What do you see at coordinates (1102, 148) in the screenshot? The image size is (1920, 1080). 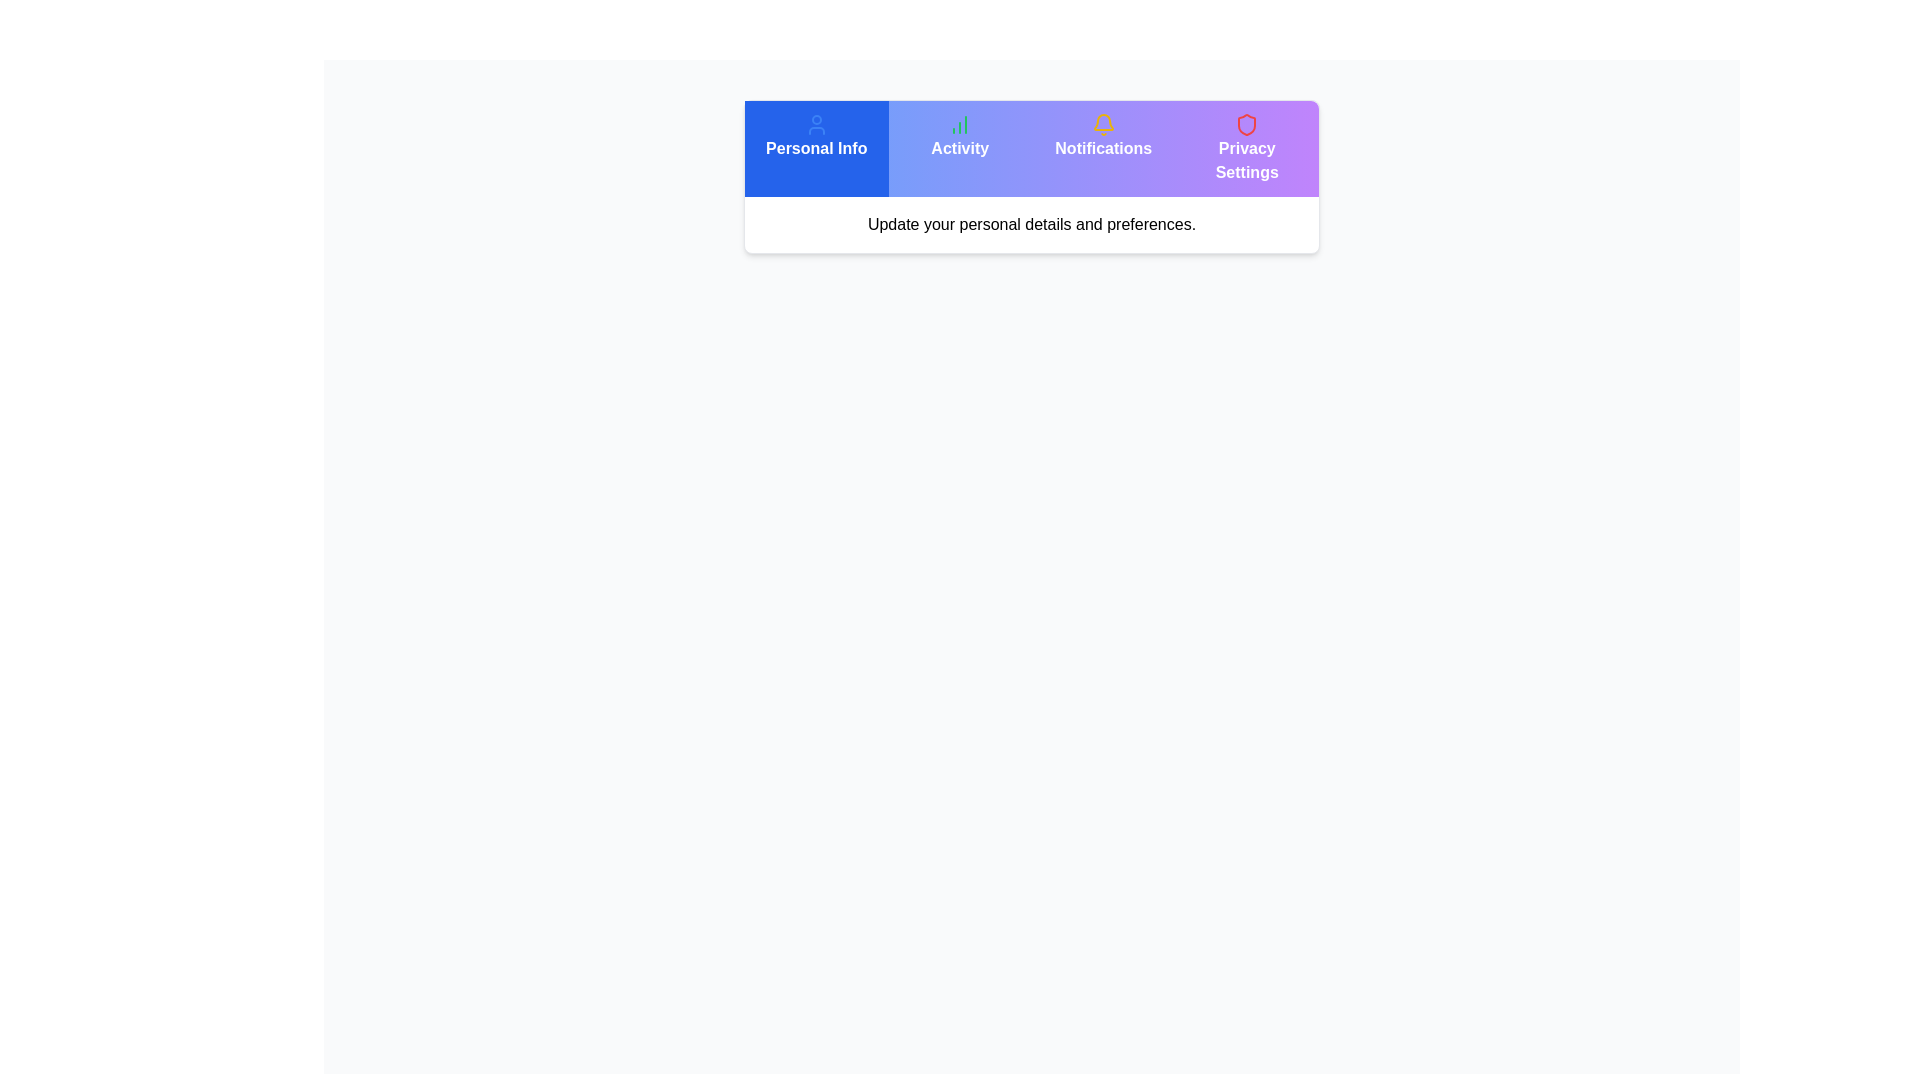 I see `the Notifications tab to observe visual changes` at bounding box center [1102, 148].